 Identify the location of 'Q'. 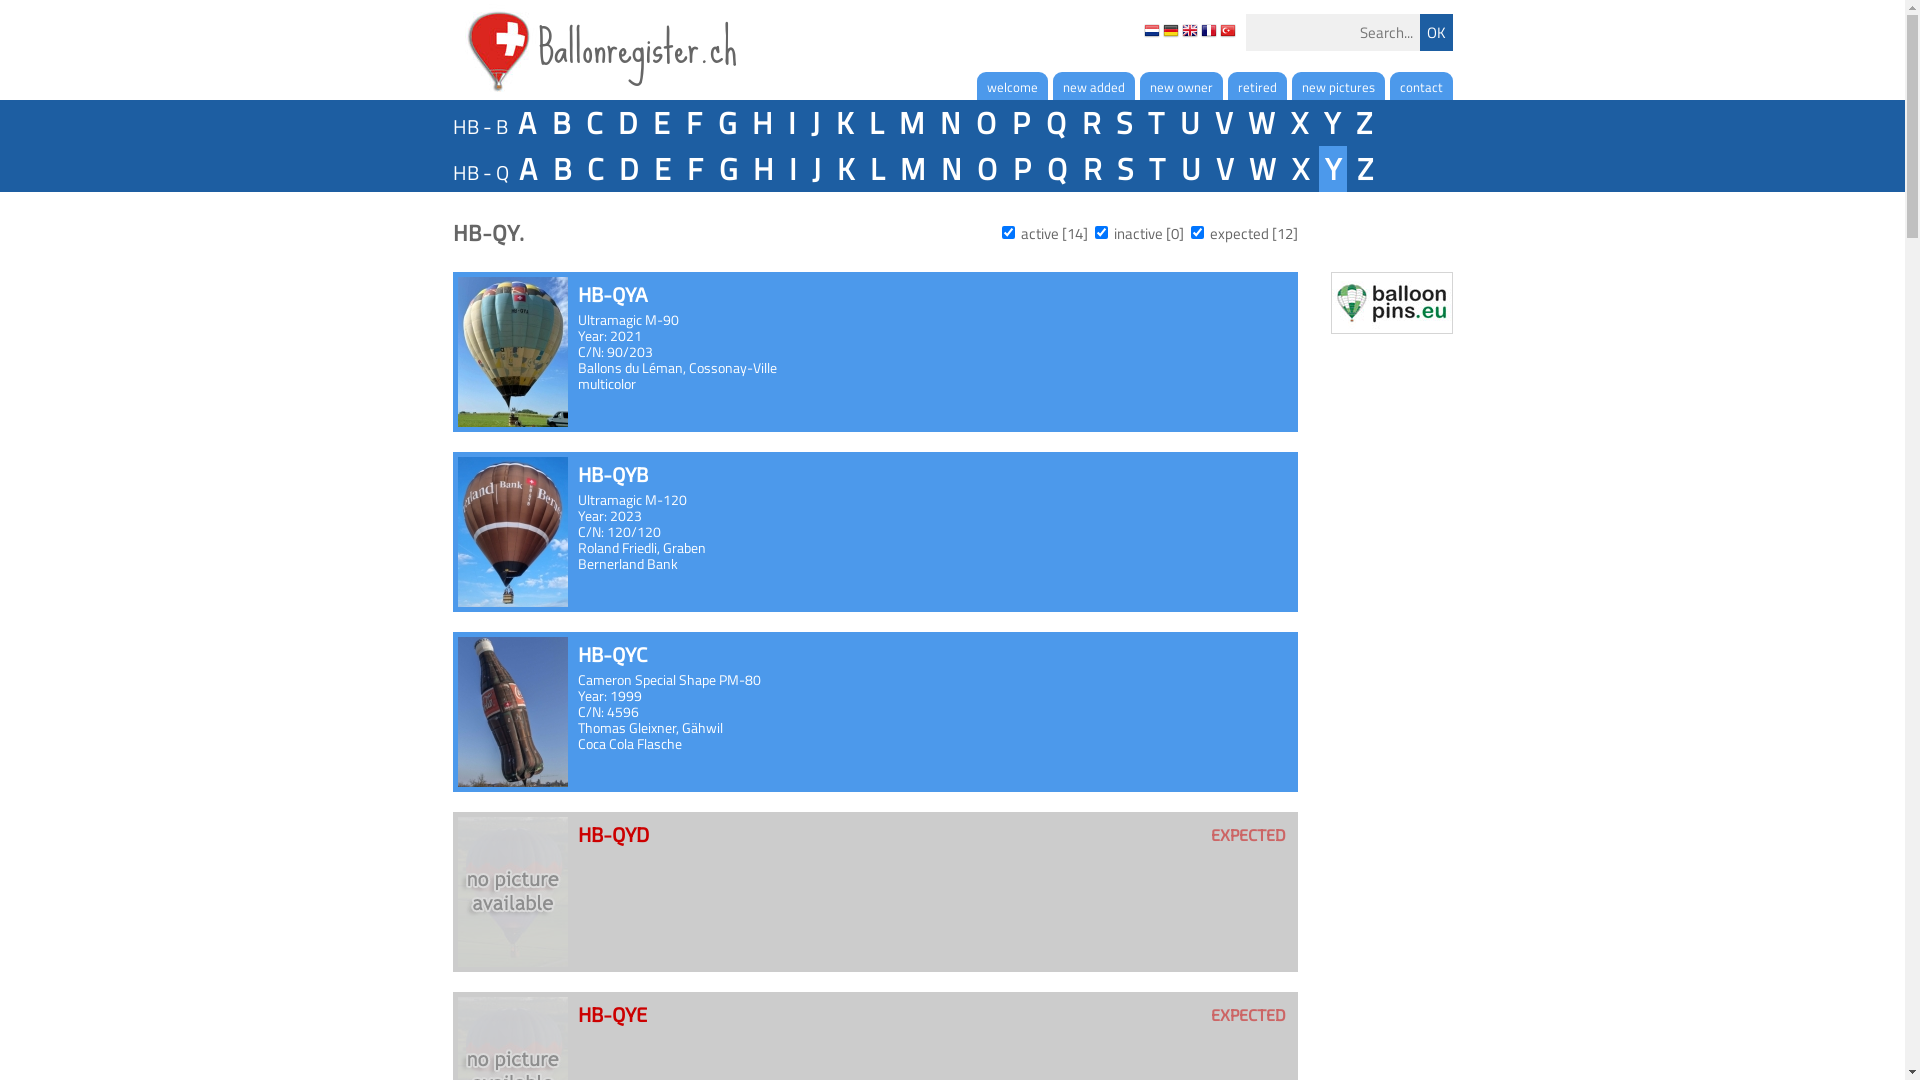
(1055, 123).